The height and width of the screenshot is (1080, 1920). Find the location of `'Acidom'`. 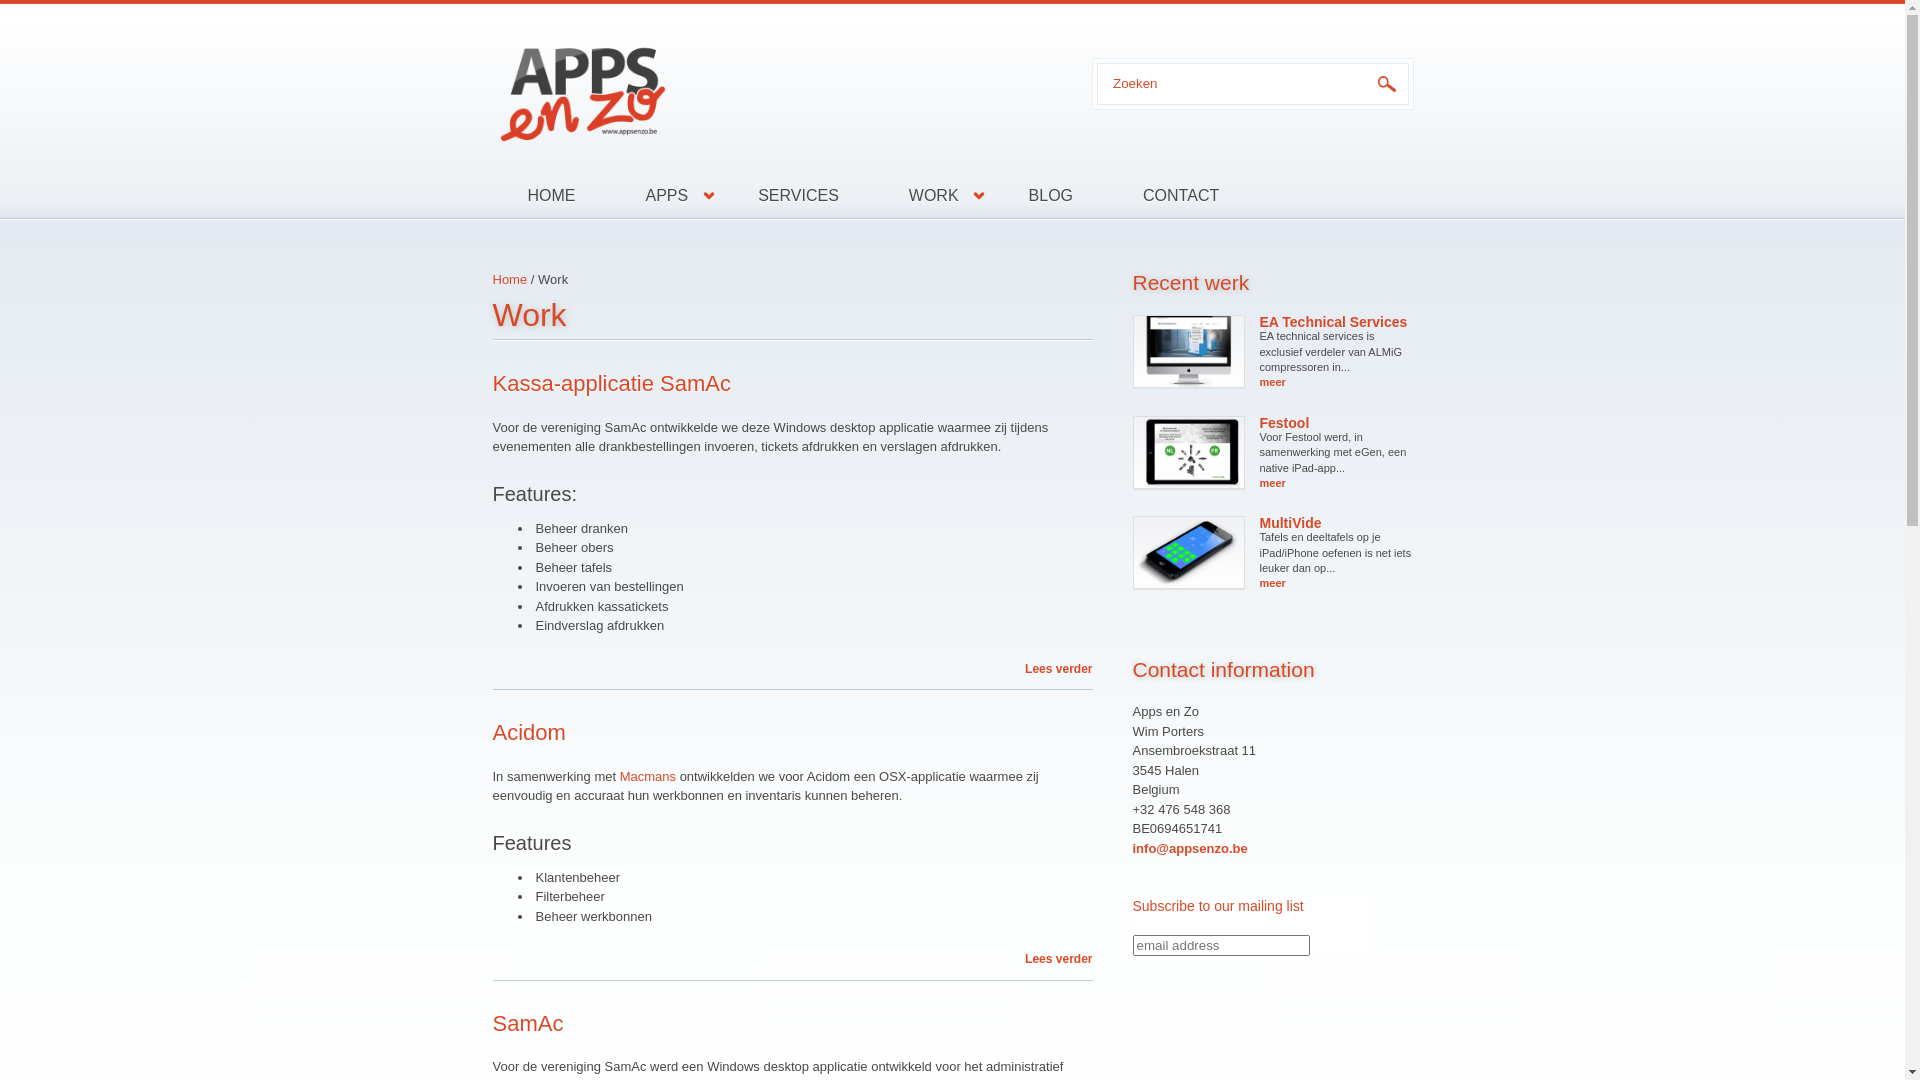

'Acidom' is located at coordinates (491, 732).